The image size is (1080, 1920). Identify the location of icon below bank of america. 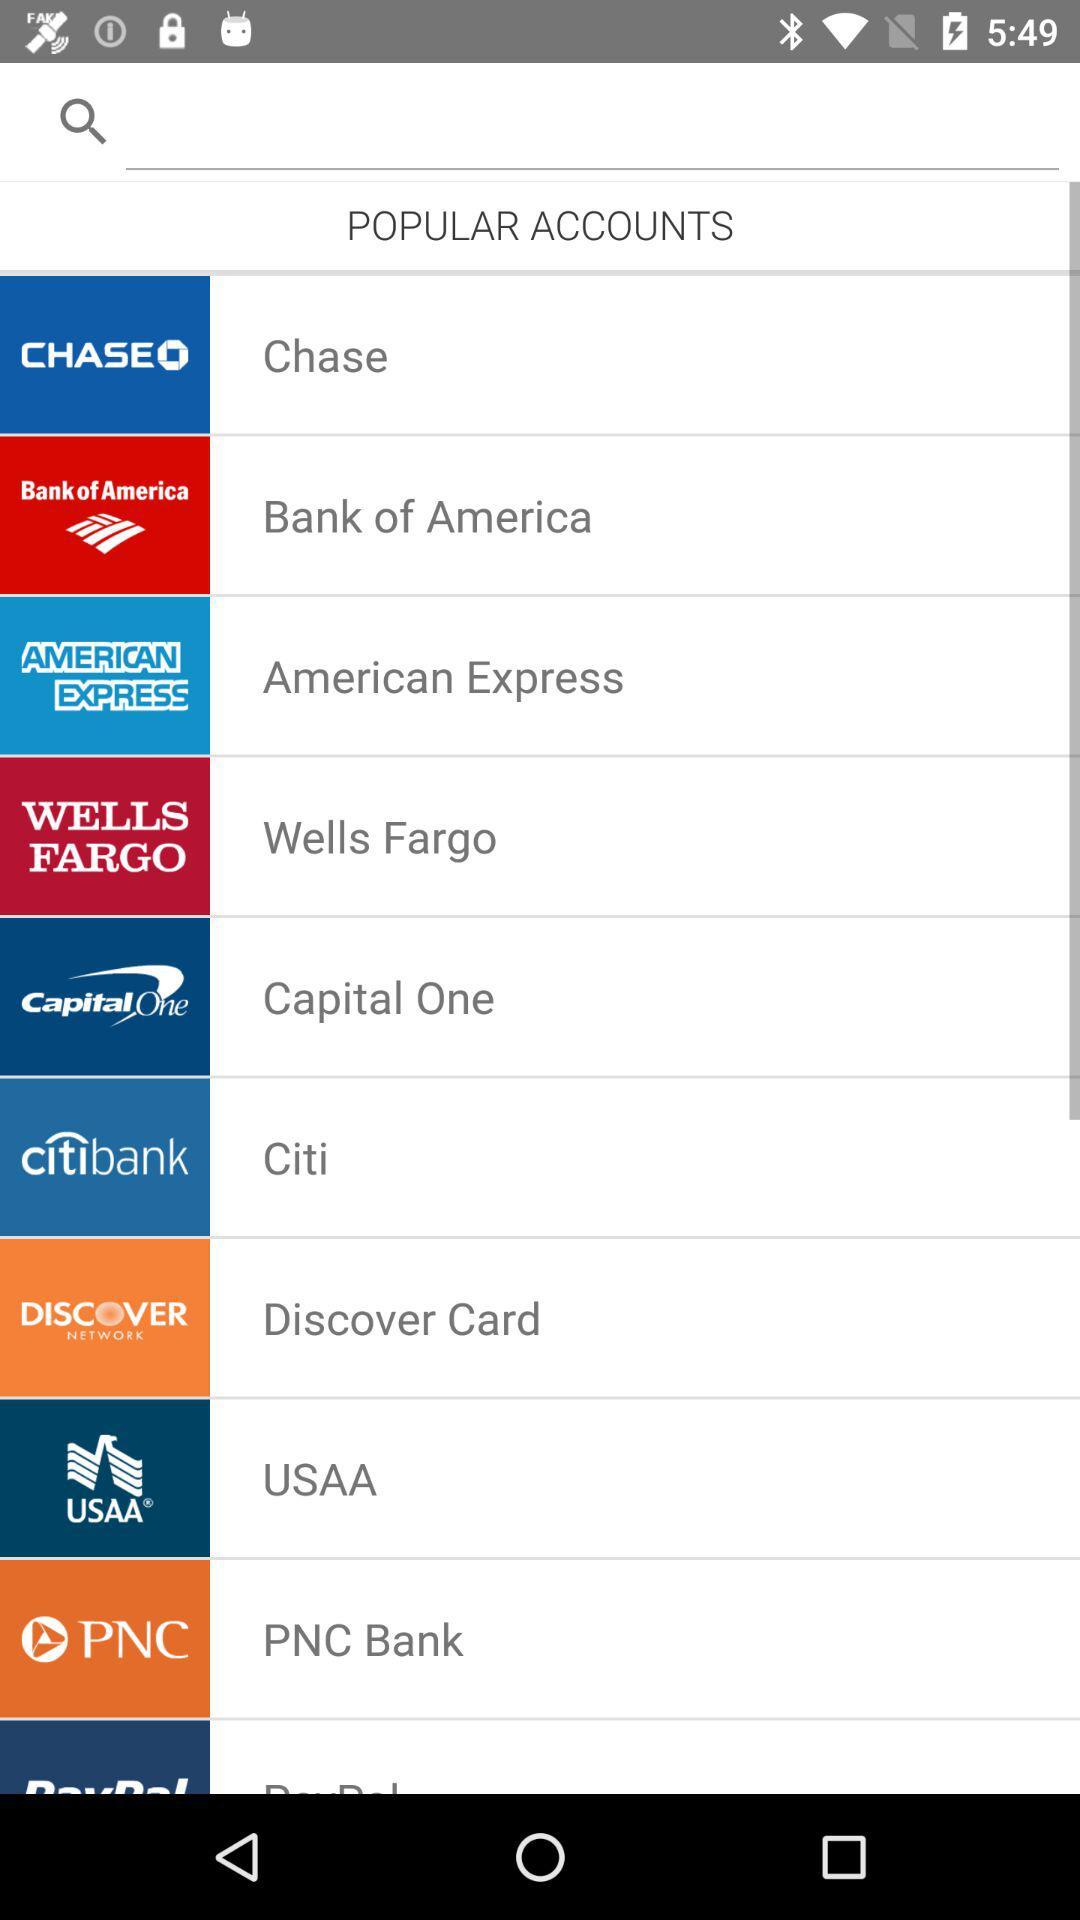
(442, 675).